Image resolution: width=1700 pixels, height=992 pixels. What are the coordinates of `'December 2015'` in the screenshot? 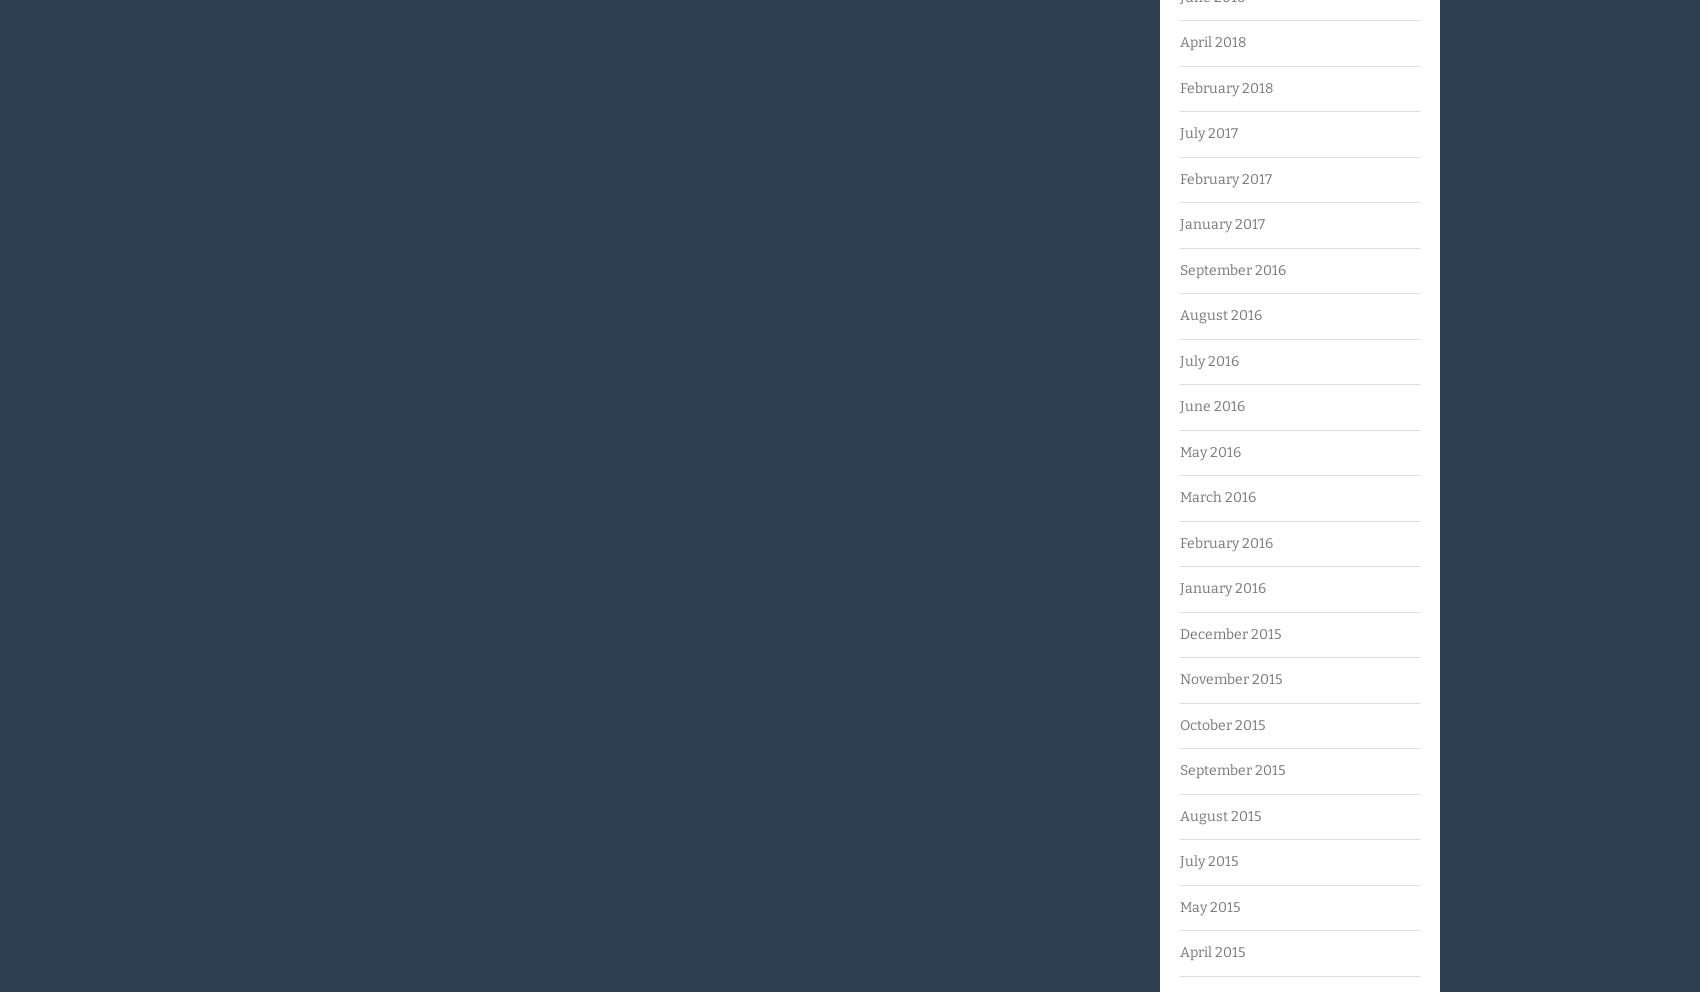 It's located at (1178, 633).